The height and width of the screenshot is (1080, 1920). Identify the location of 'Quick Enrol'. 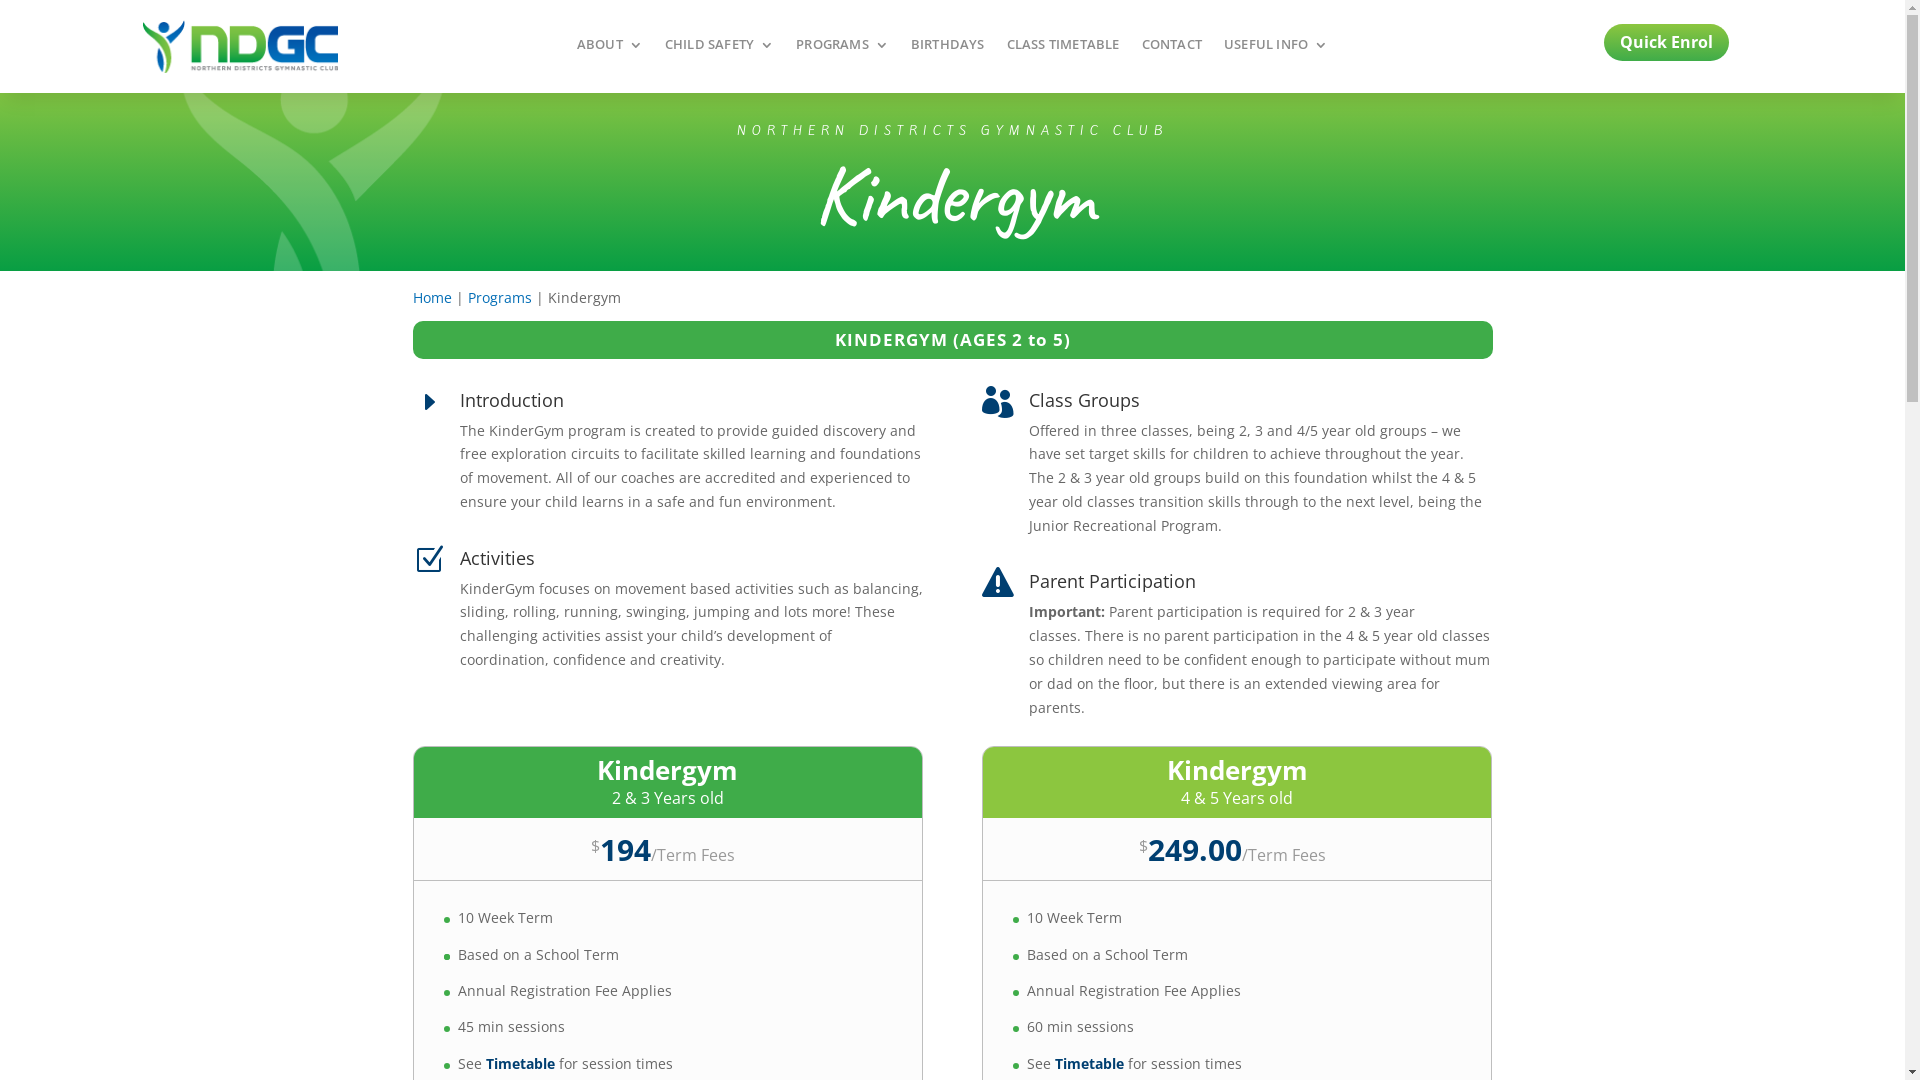
(1603, 42).